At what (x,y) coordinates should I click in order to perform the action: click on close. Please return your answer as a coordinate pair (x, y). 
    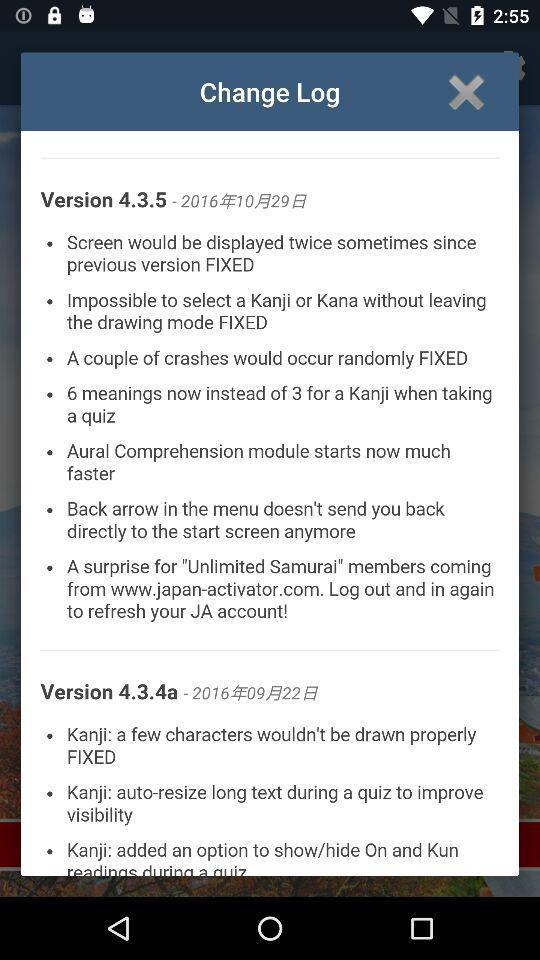
    Looking at the image, I should click on (466, 91).